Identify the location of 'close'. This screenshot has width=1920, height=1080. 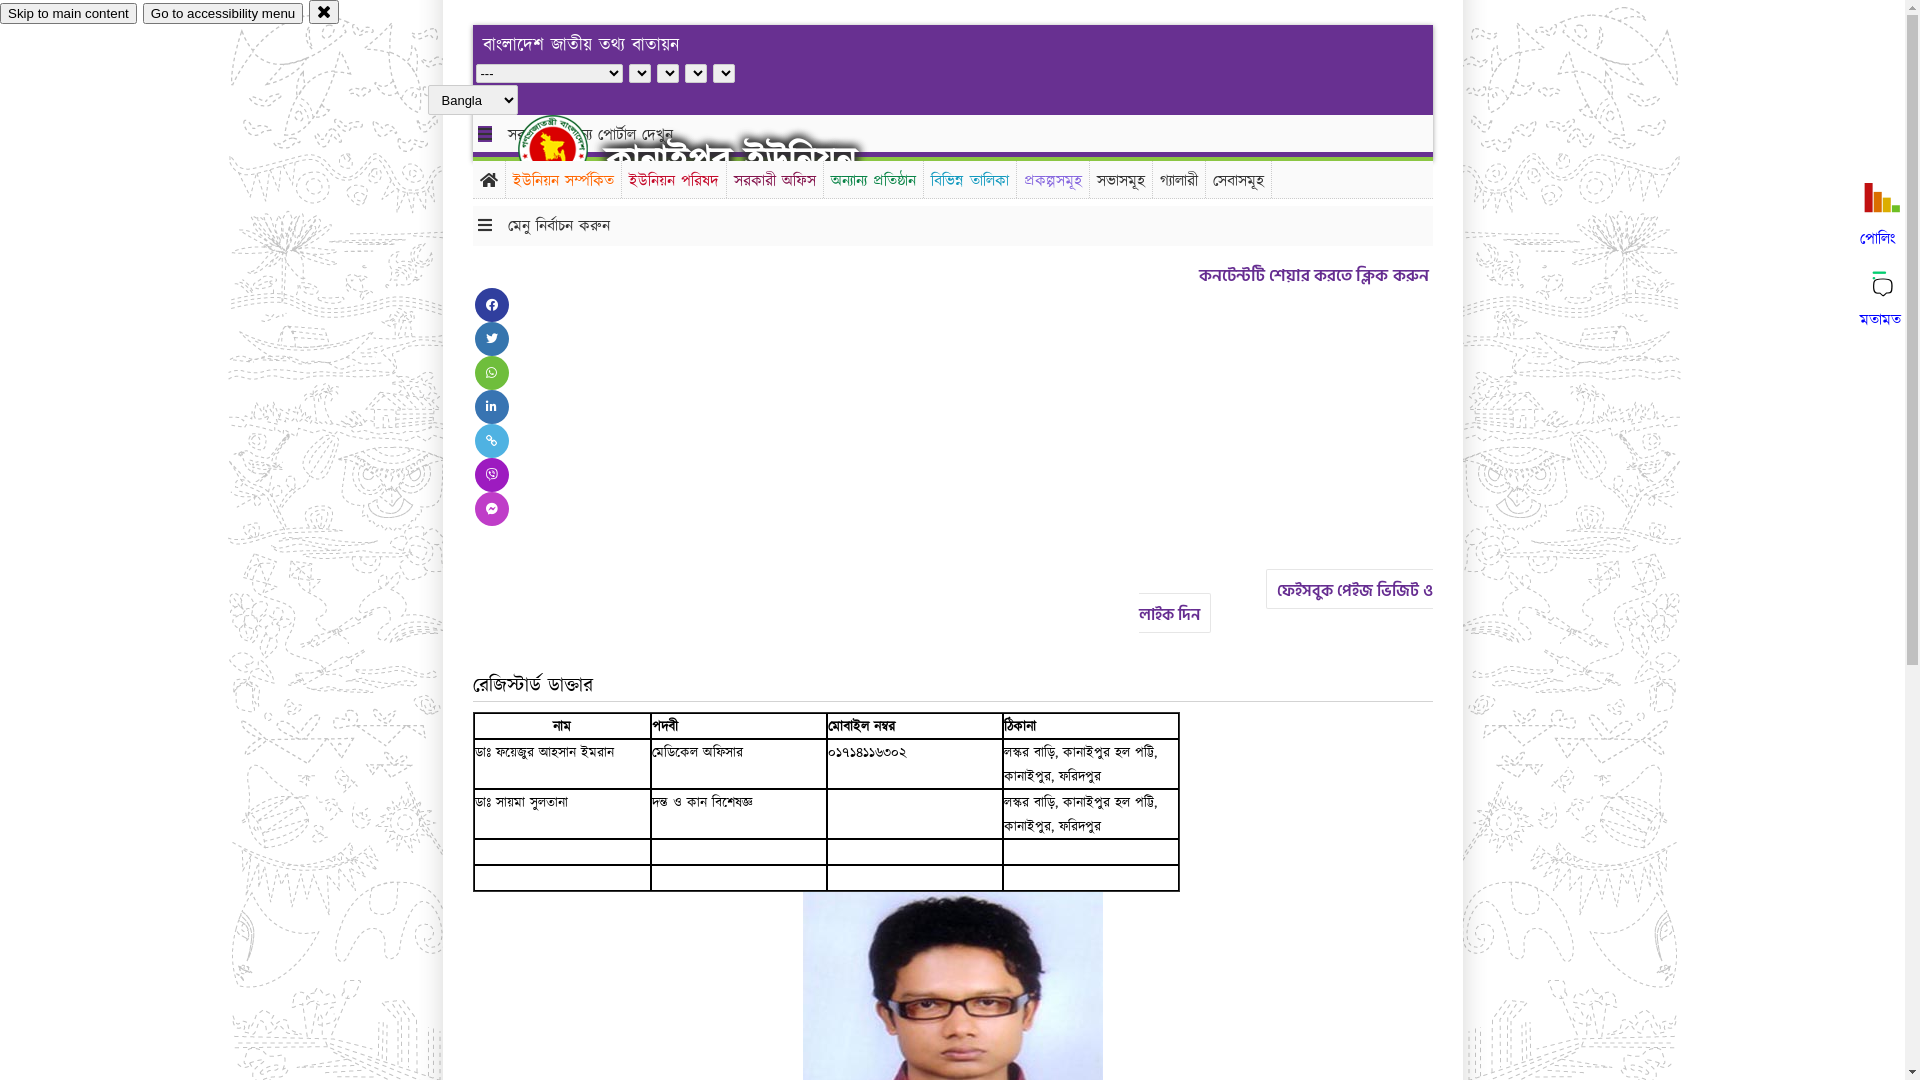
(307, 11).